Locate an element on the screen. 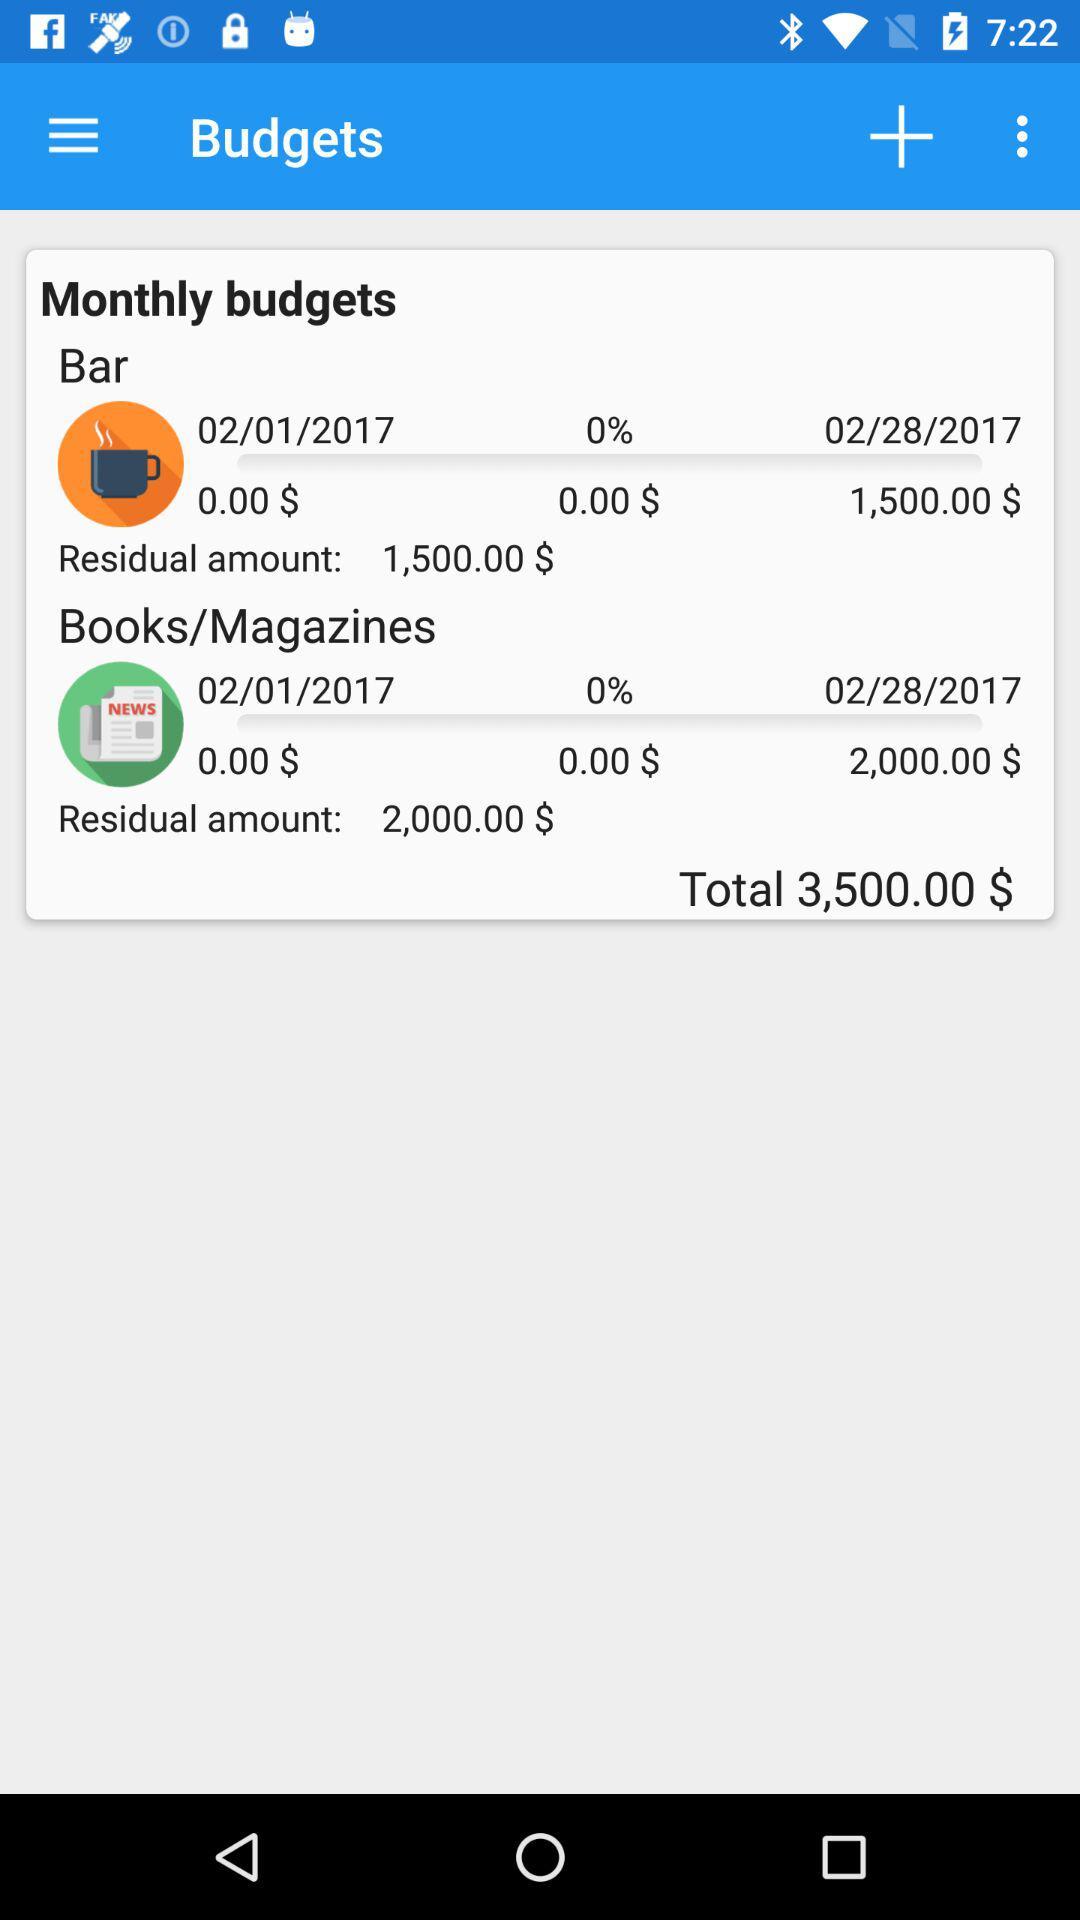 The image size is (1080, 1920). item next to the budgets is located at coordinates (72, 135).